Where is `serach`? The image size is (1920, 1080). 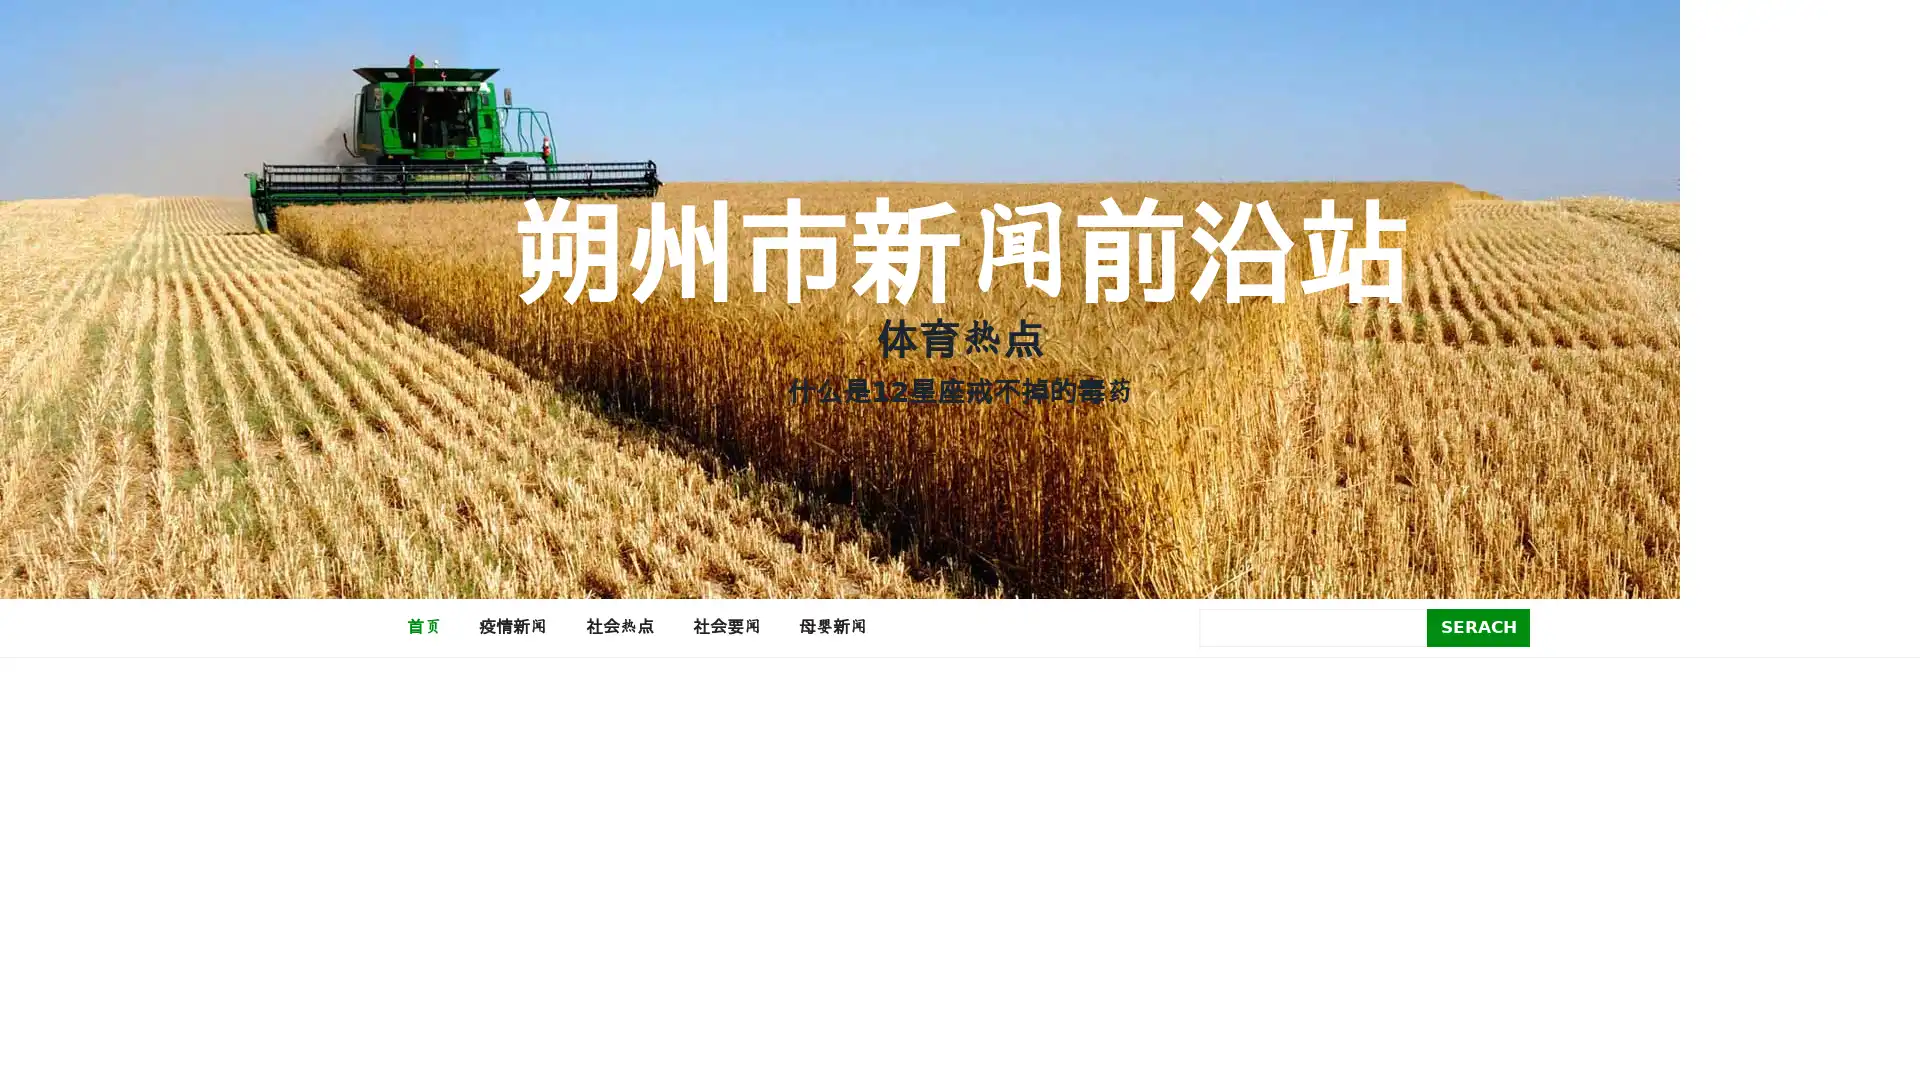 serach is located at coordinates (1478, 626).